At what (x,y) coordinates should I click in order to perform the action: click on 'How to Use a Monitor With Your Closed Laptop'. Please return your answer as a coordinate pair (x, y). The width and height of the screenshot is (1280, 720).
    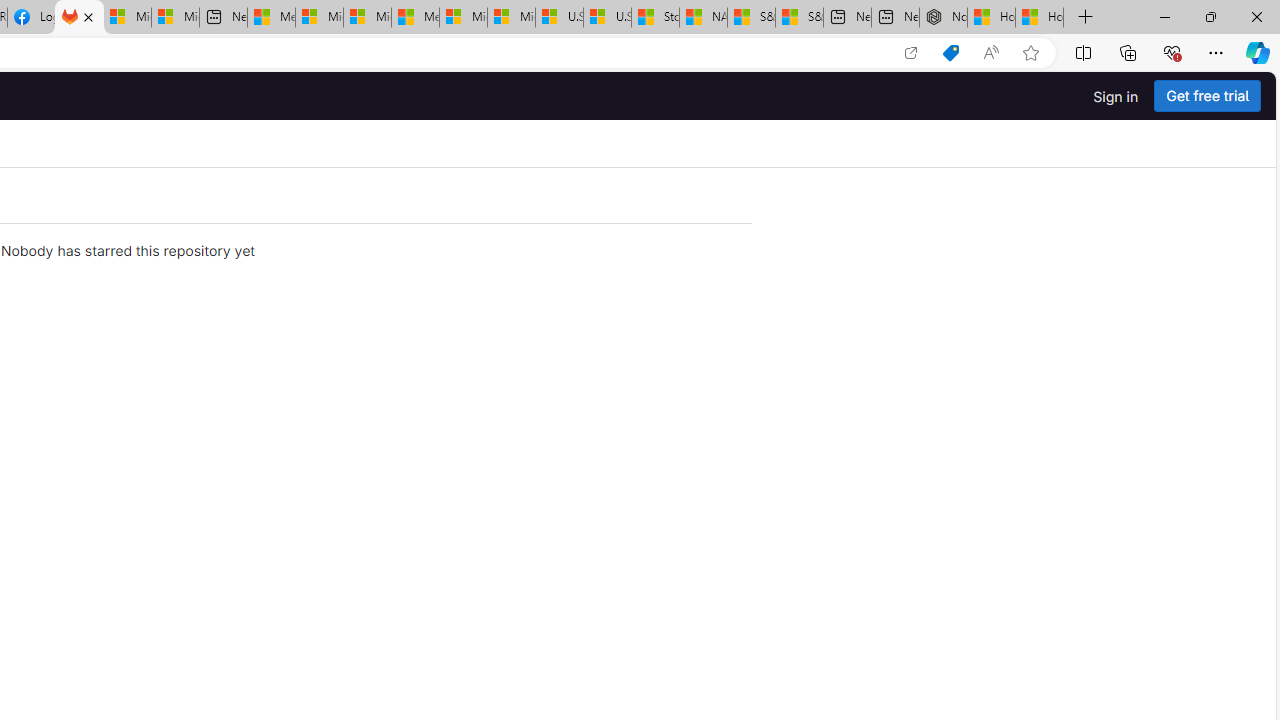
    Looking at the image, I should click on (1040, 17).